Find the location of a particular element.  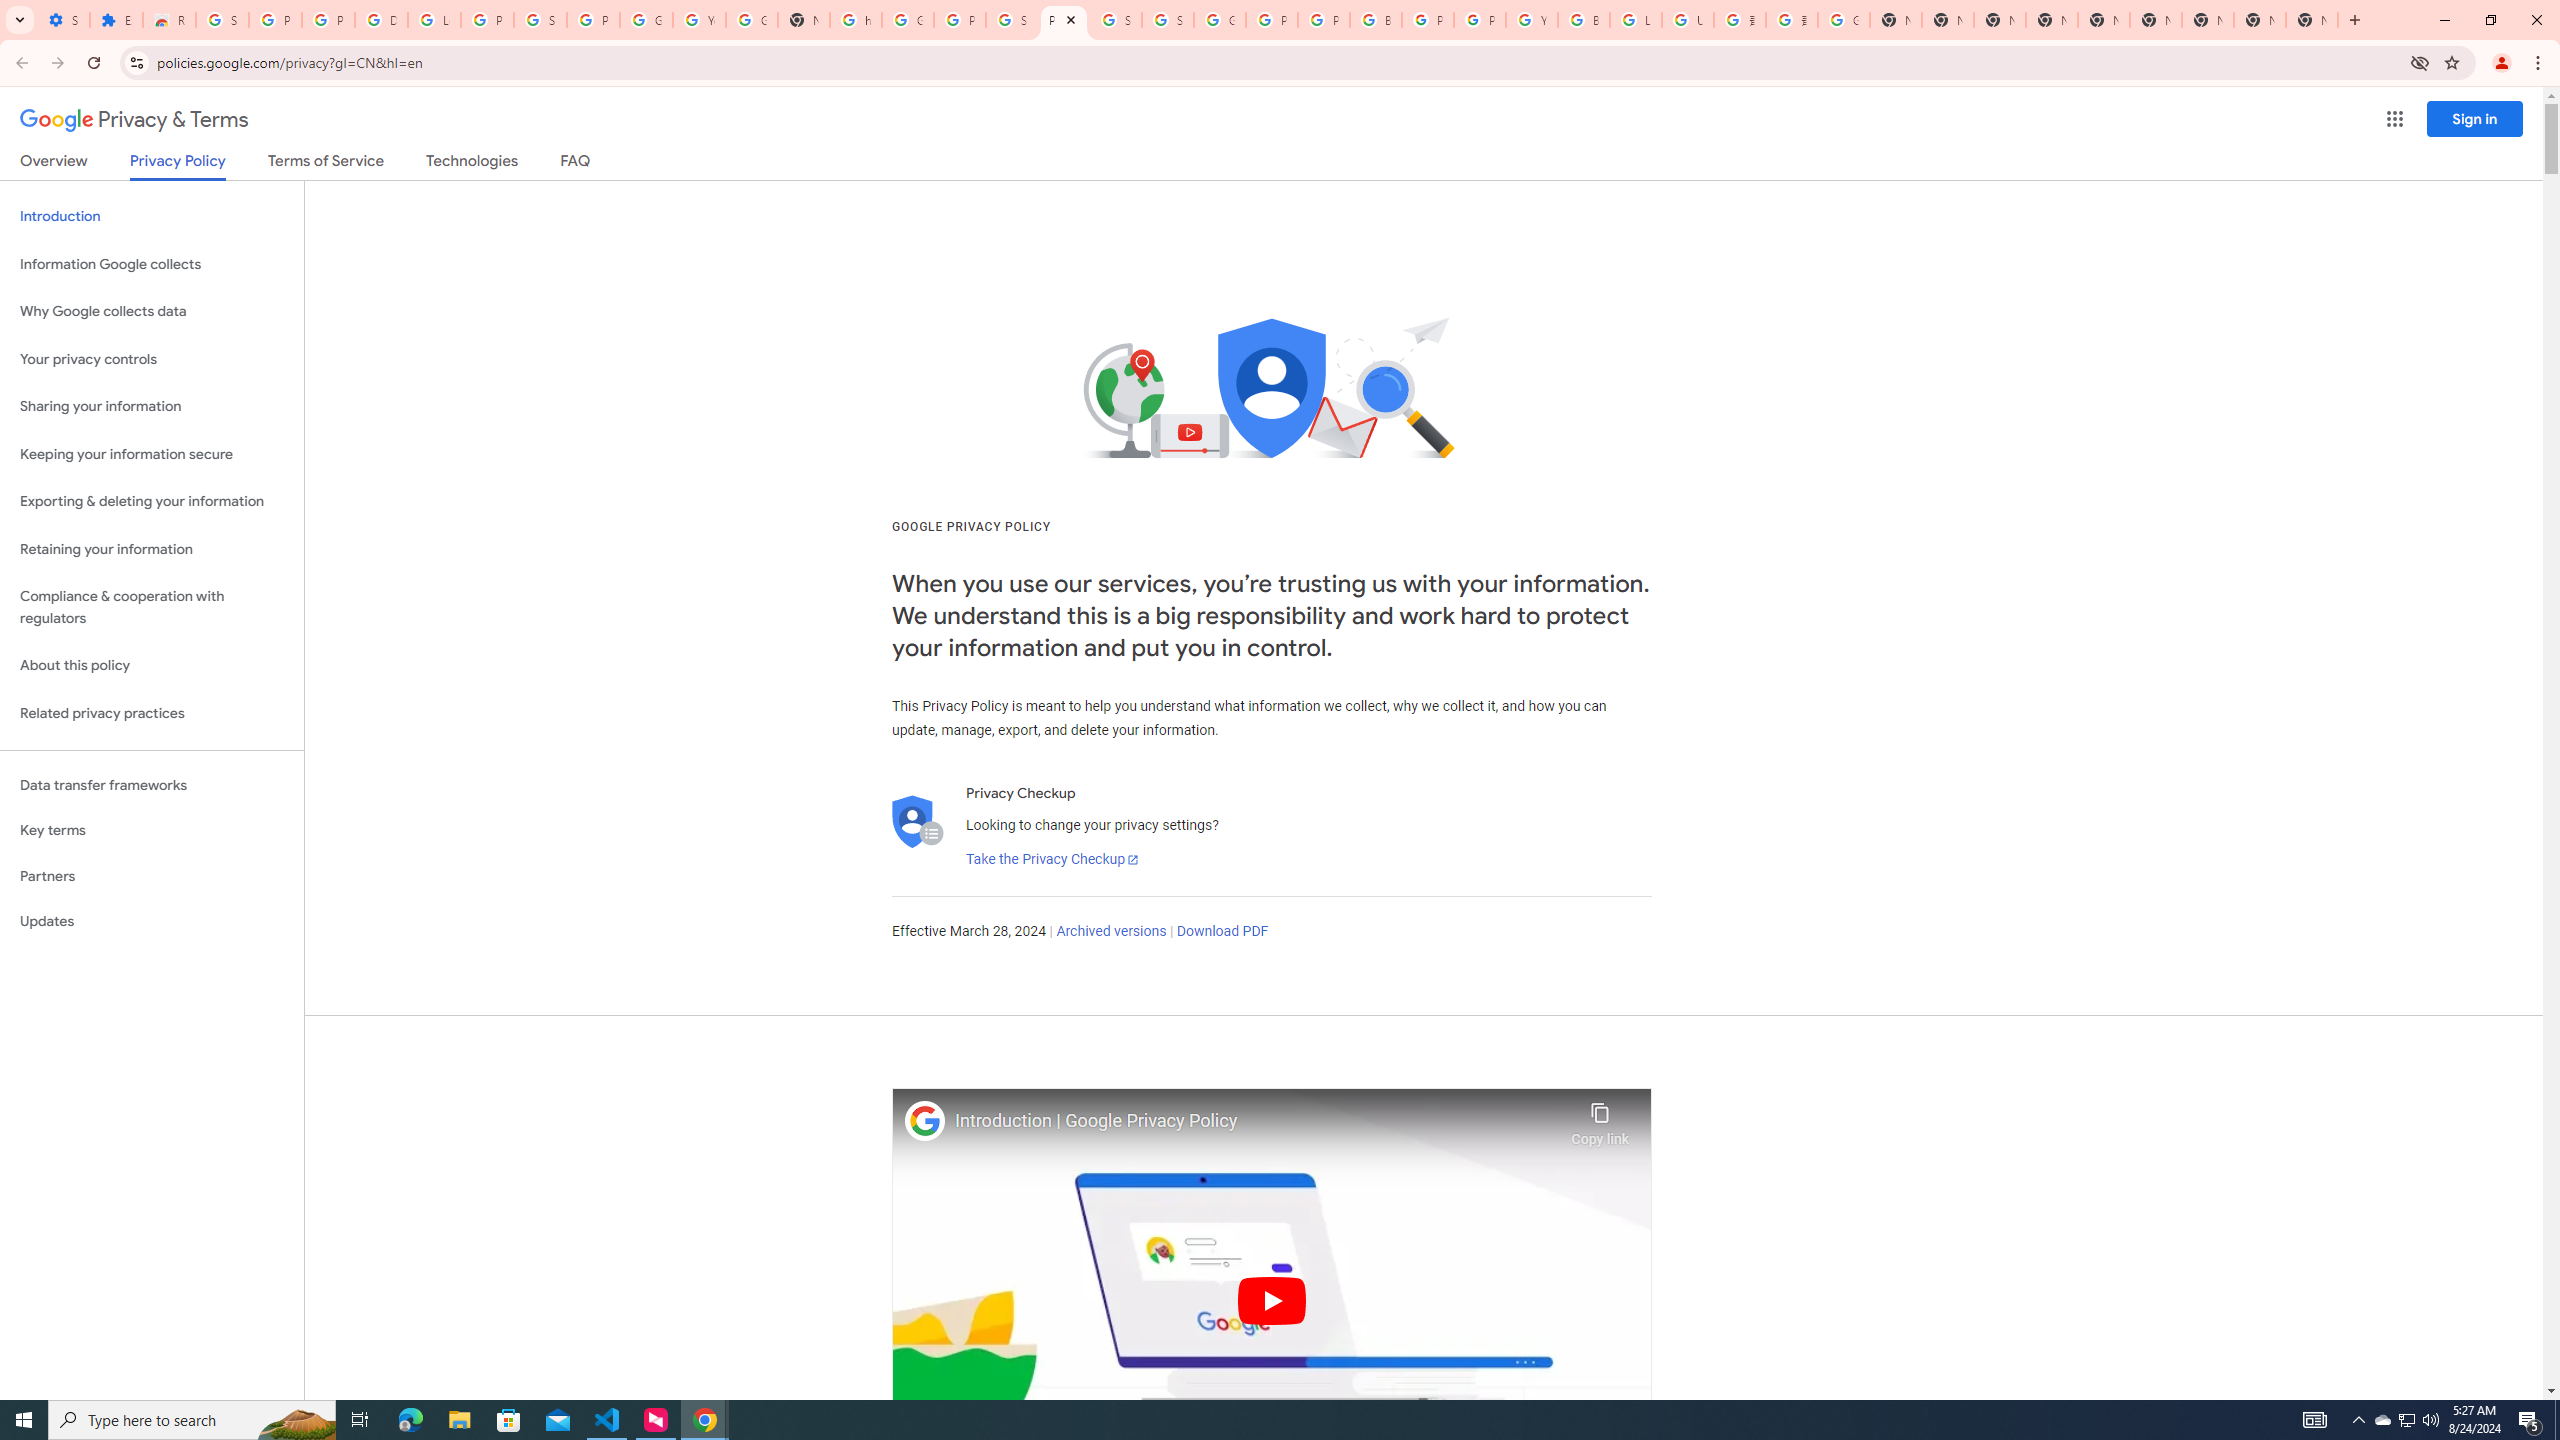

'https://scholar.google.com/' is located at coordinates (856, 19).